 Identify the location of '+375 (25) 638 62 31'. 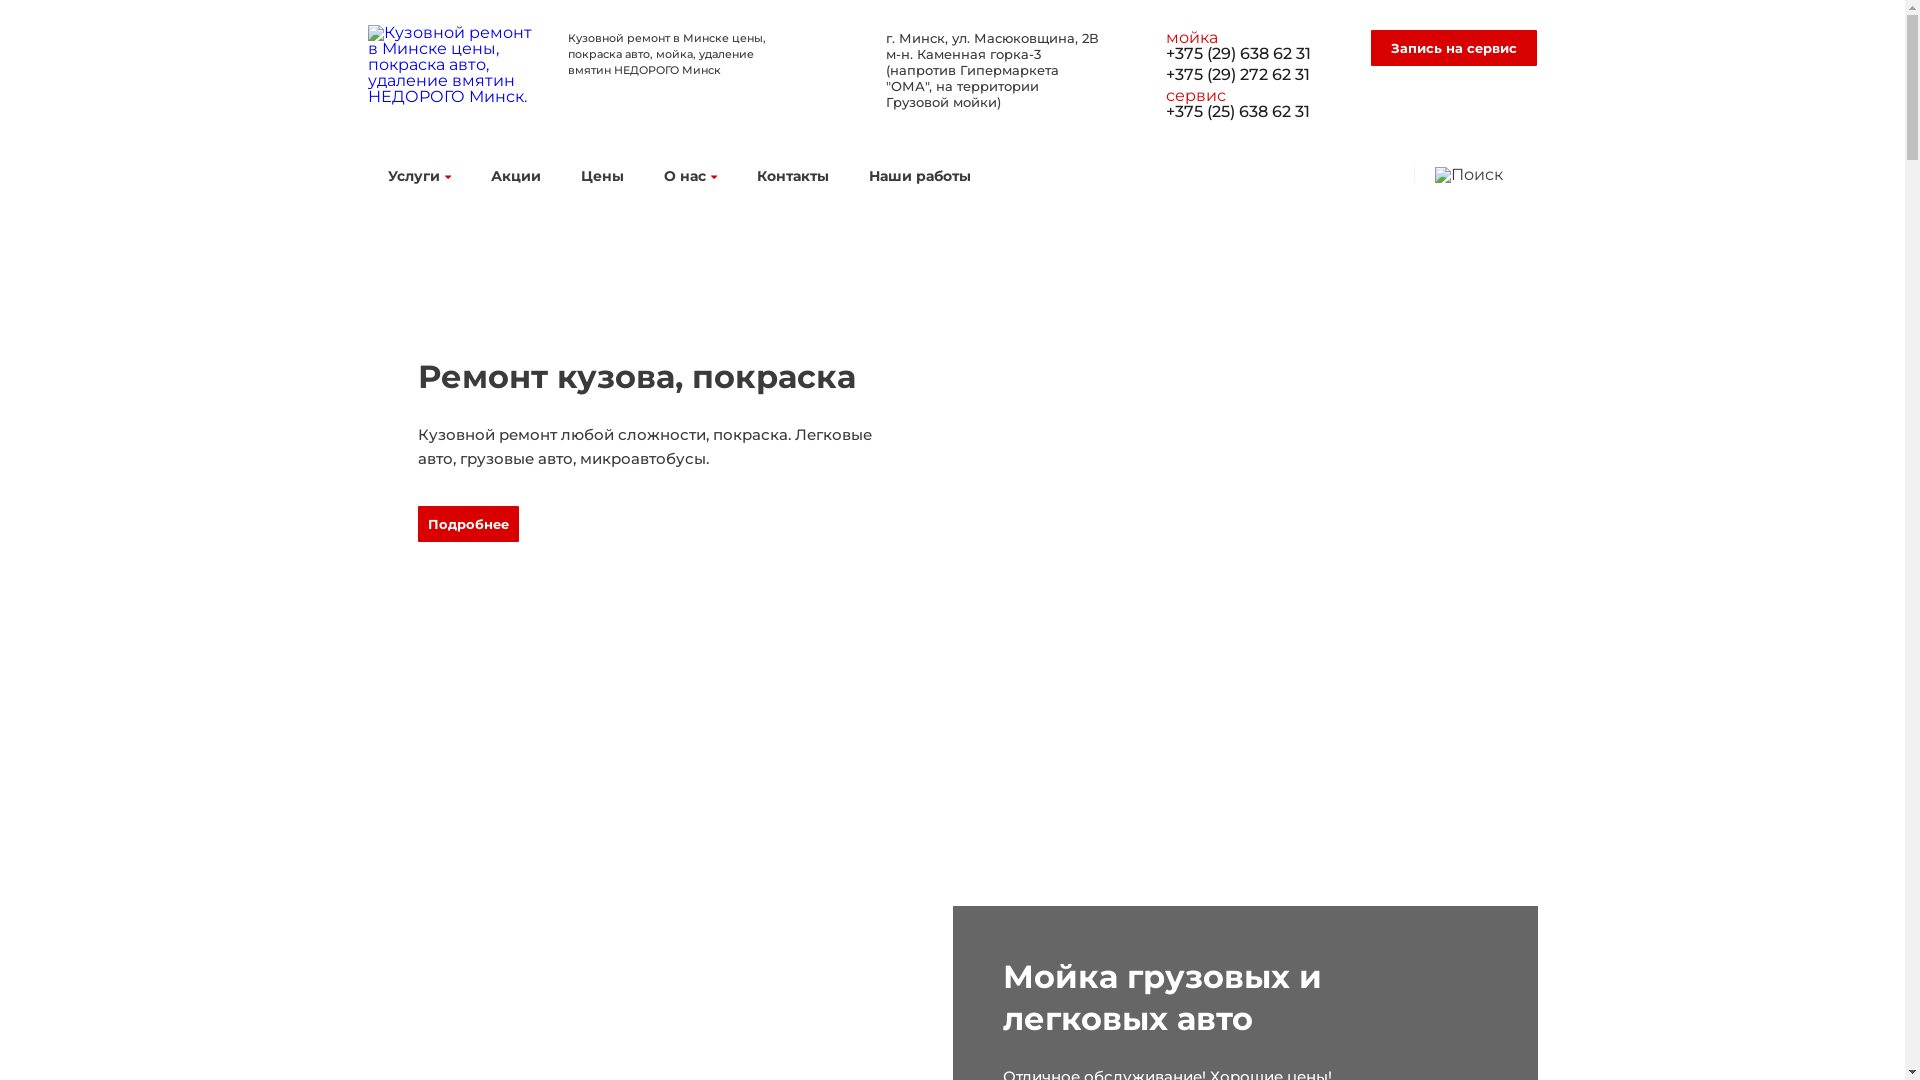
(1251, 120).